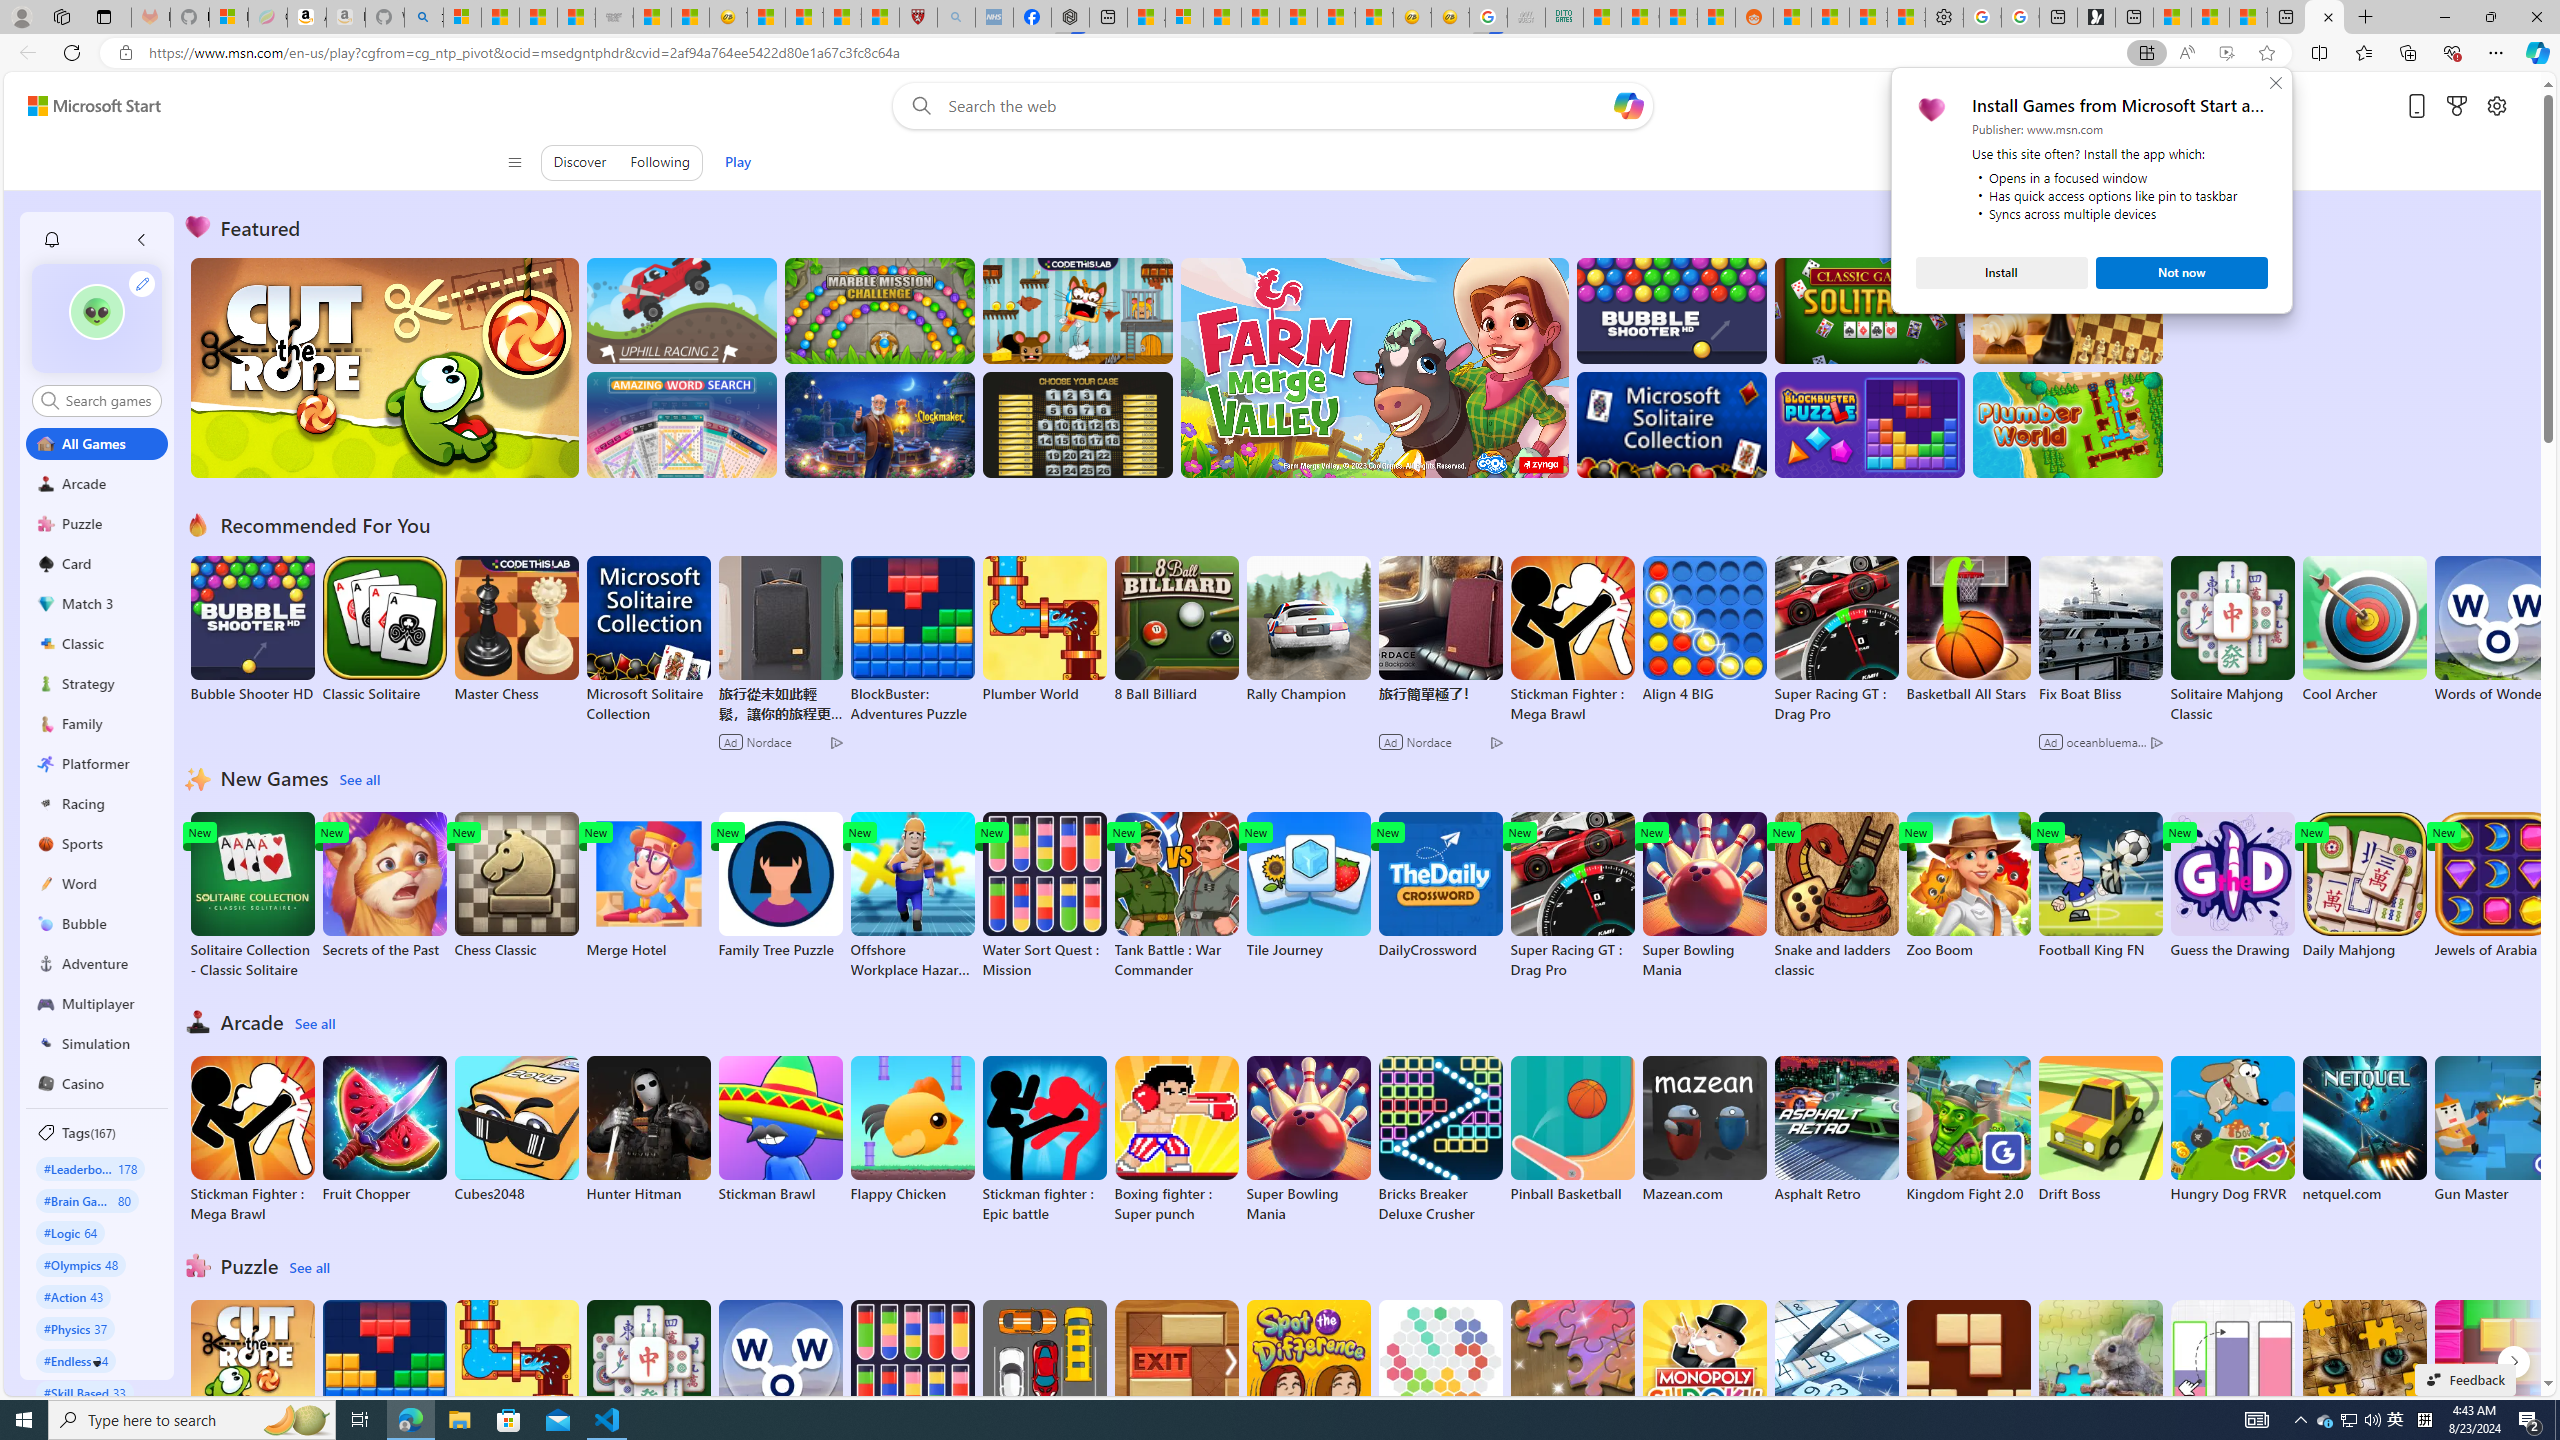  Describe the element at coordinates (1835, 896) in the screenshot. I see `'Snake and ladders classic'` at that location.